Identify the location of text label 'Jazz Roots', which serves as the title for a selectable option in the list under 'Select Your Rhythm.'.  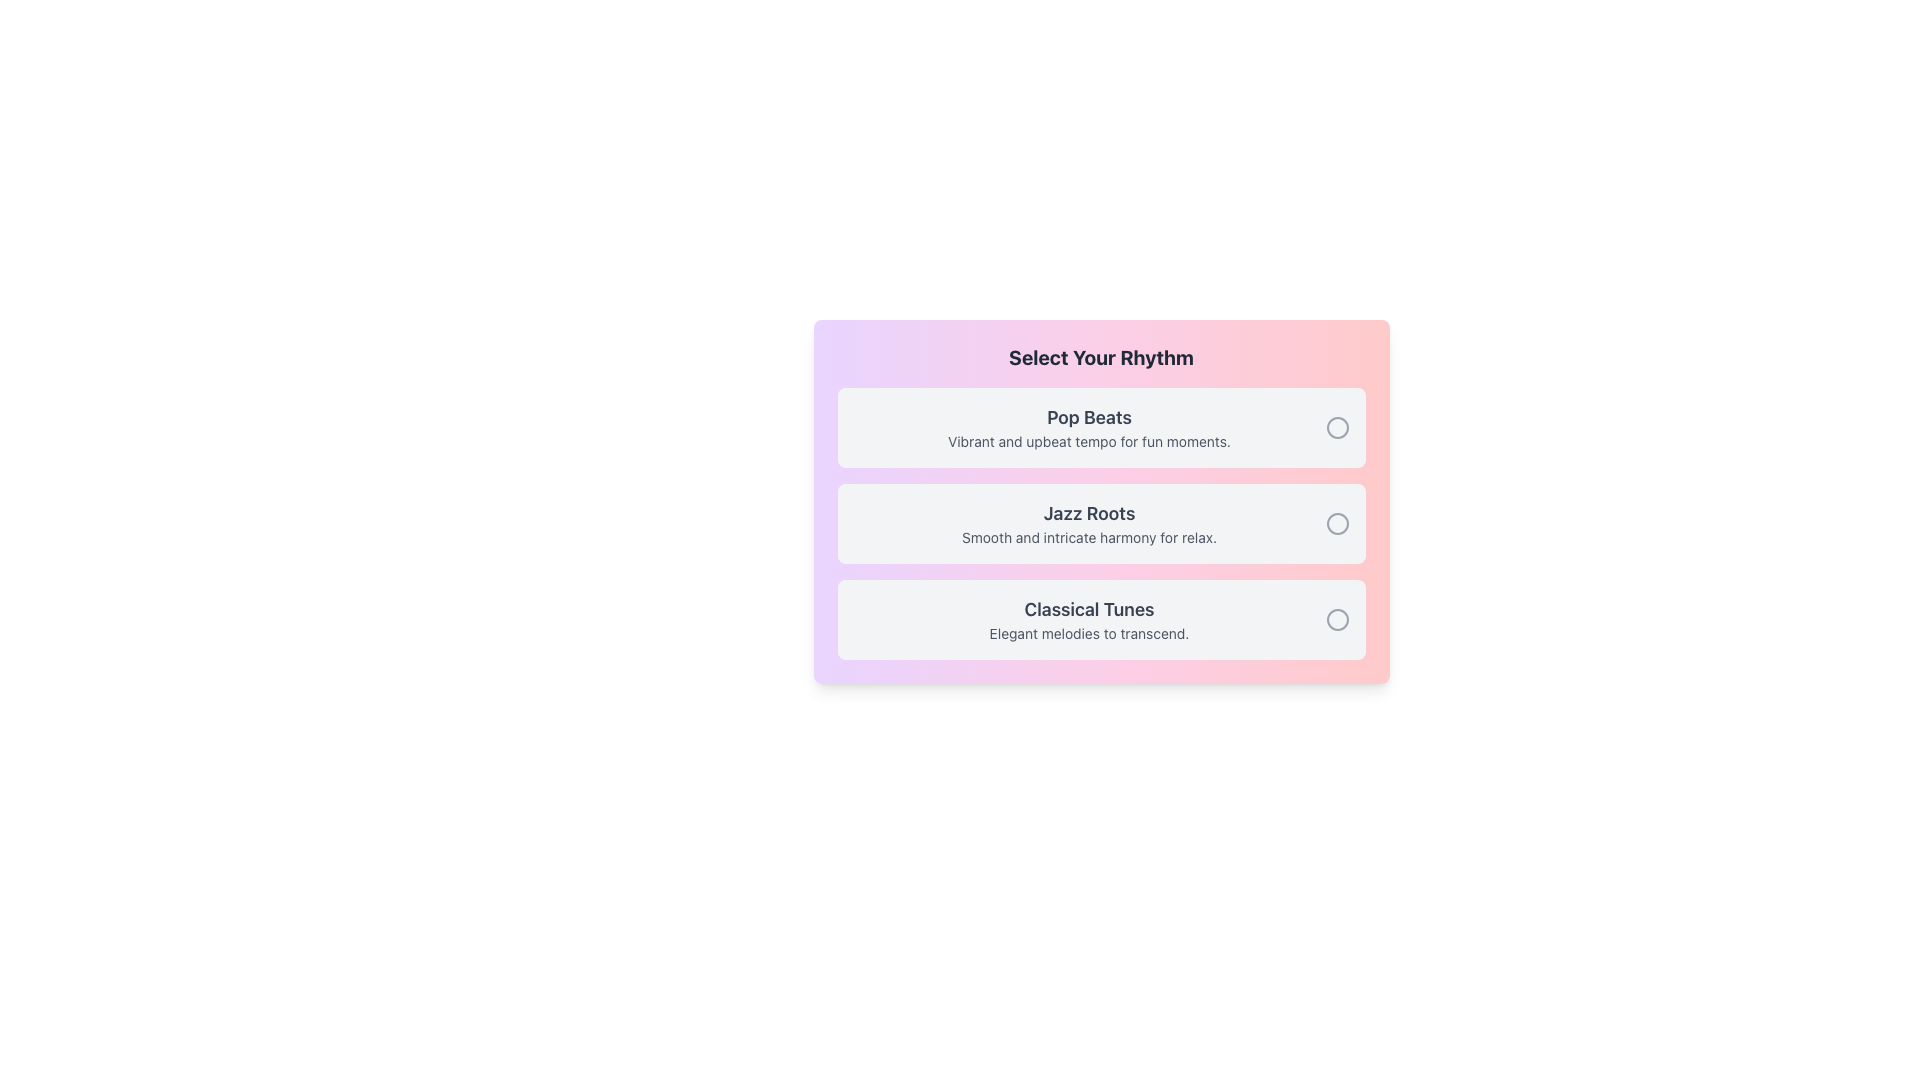
(1088, 512).